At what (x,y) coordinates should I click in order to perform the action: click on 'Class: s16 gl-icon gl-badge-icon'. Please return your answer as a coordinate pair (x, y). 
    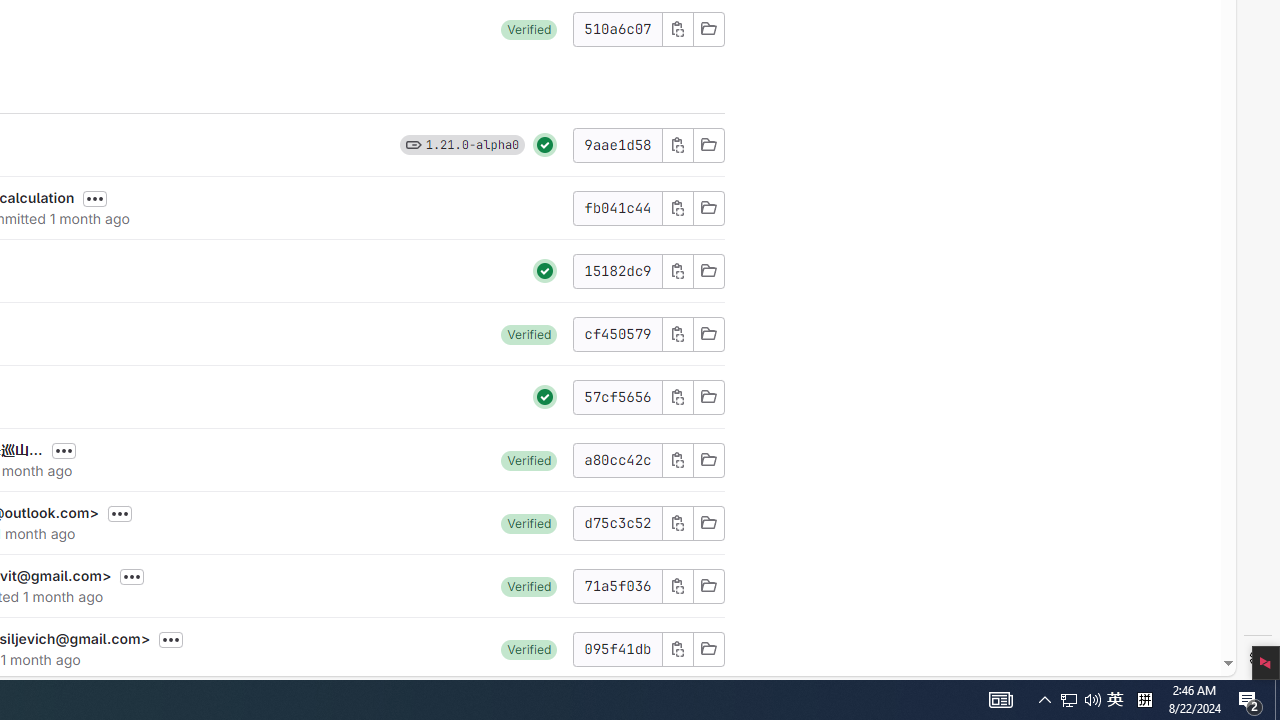
    Looking at the image, I should click on (412, 143).